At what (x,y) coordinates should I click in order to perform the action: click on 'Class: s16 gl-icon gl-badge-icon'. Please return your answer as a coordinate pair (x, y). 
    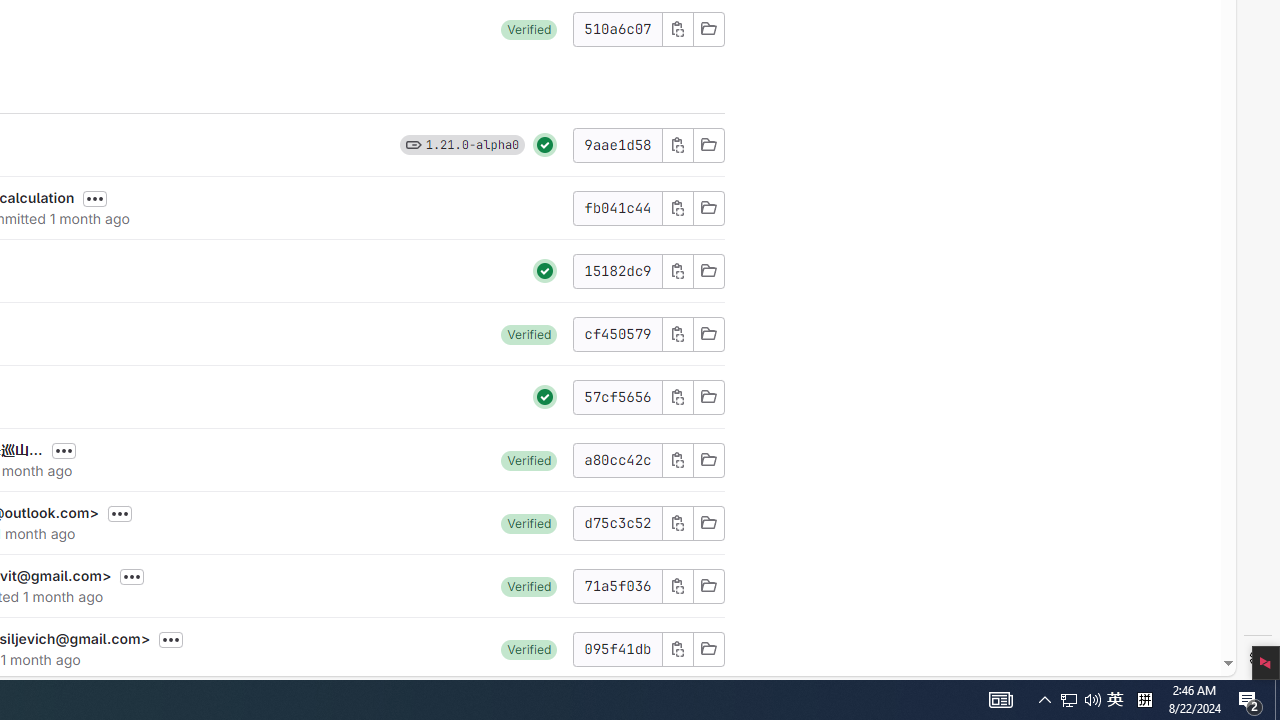
    Looking at the image, I should click on (412, 143).